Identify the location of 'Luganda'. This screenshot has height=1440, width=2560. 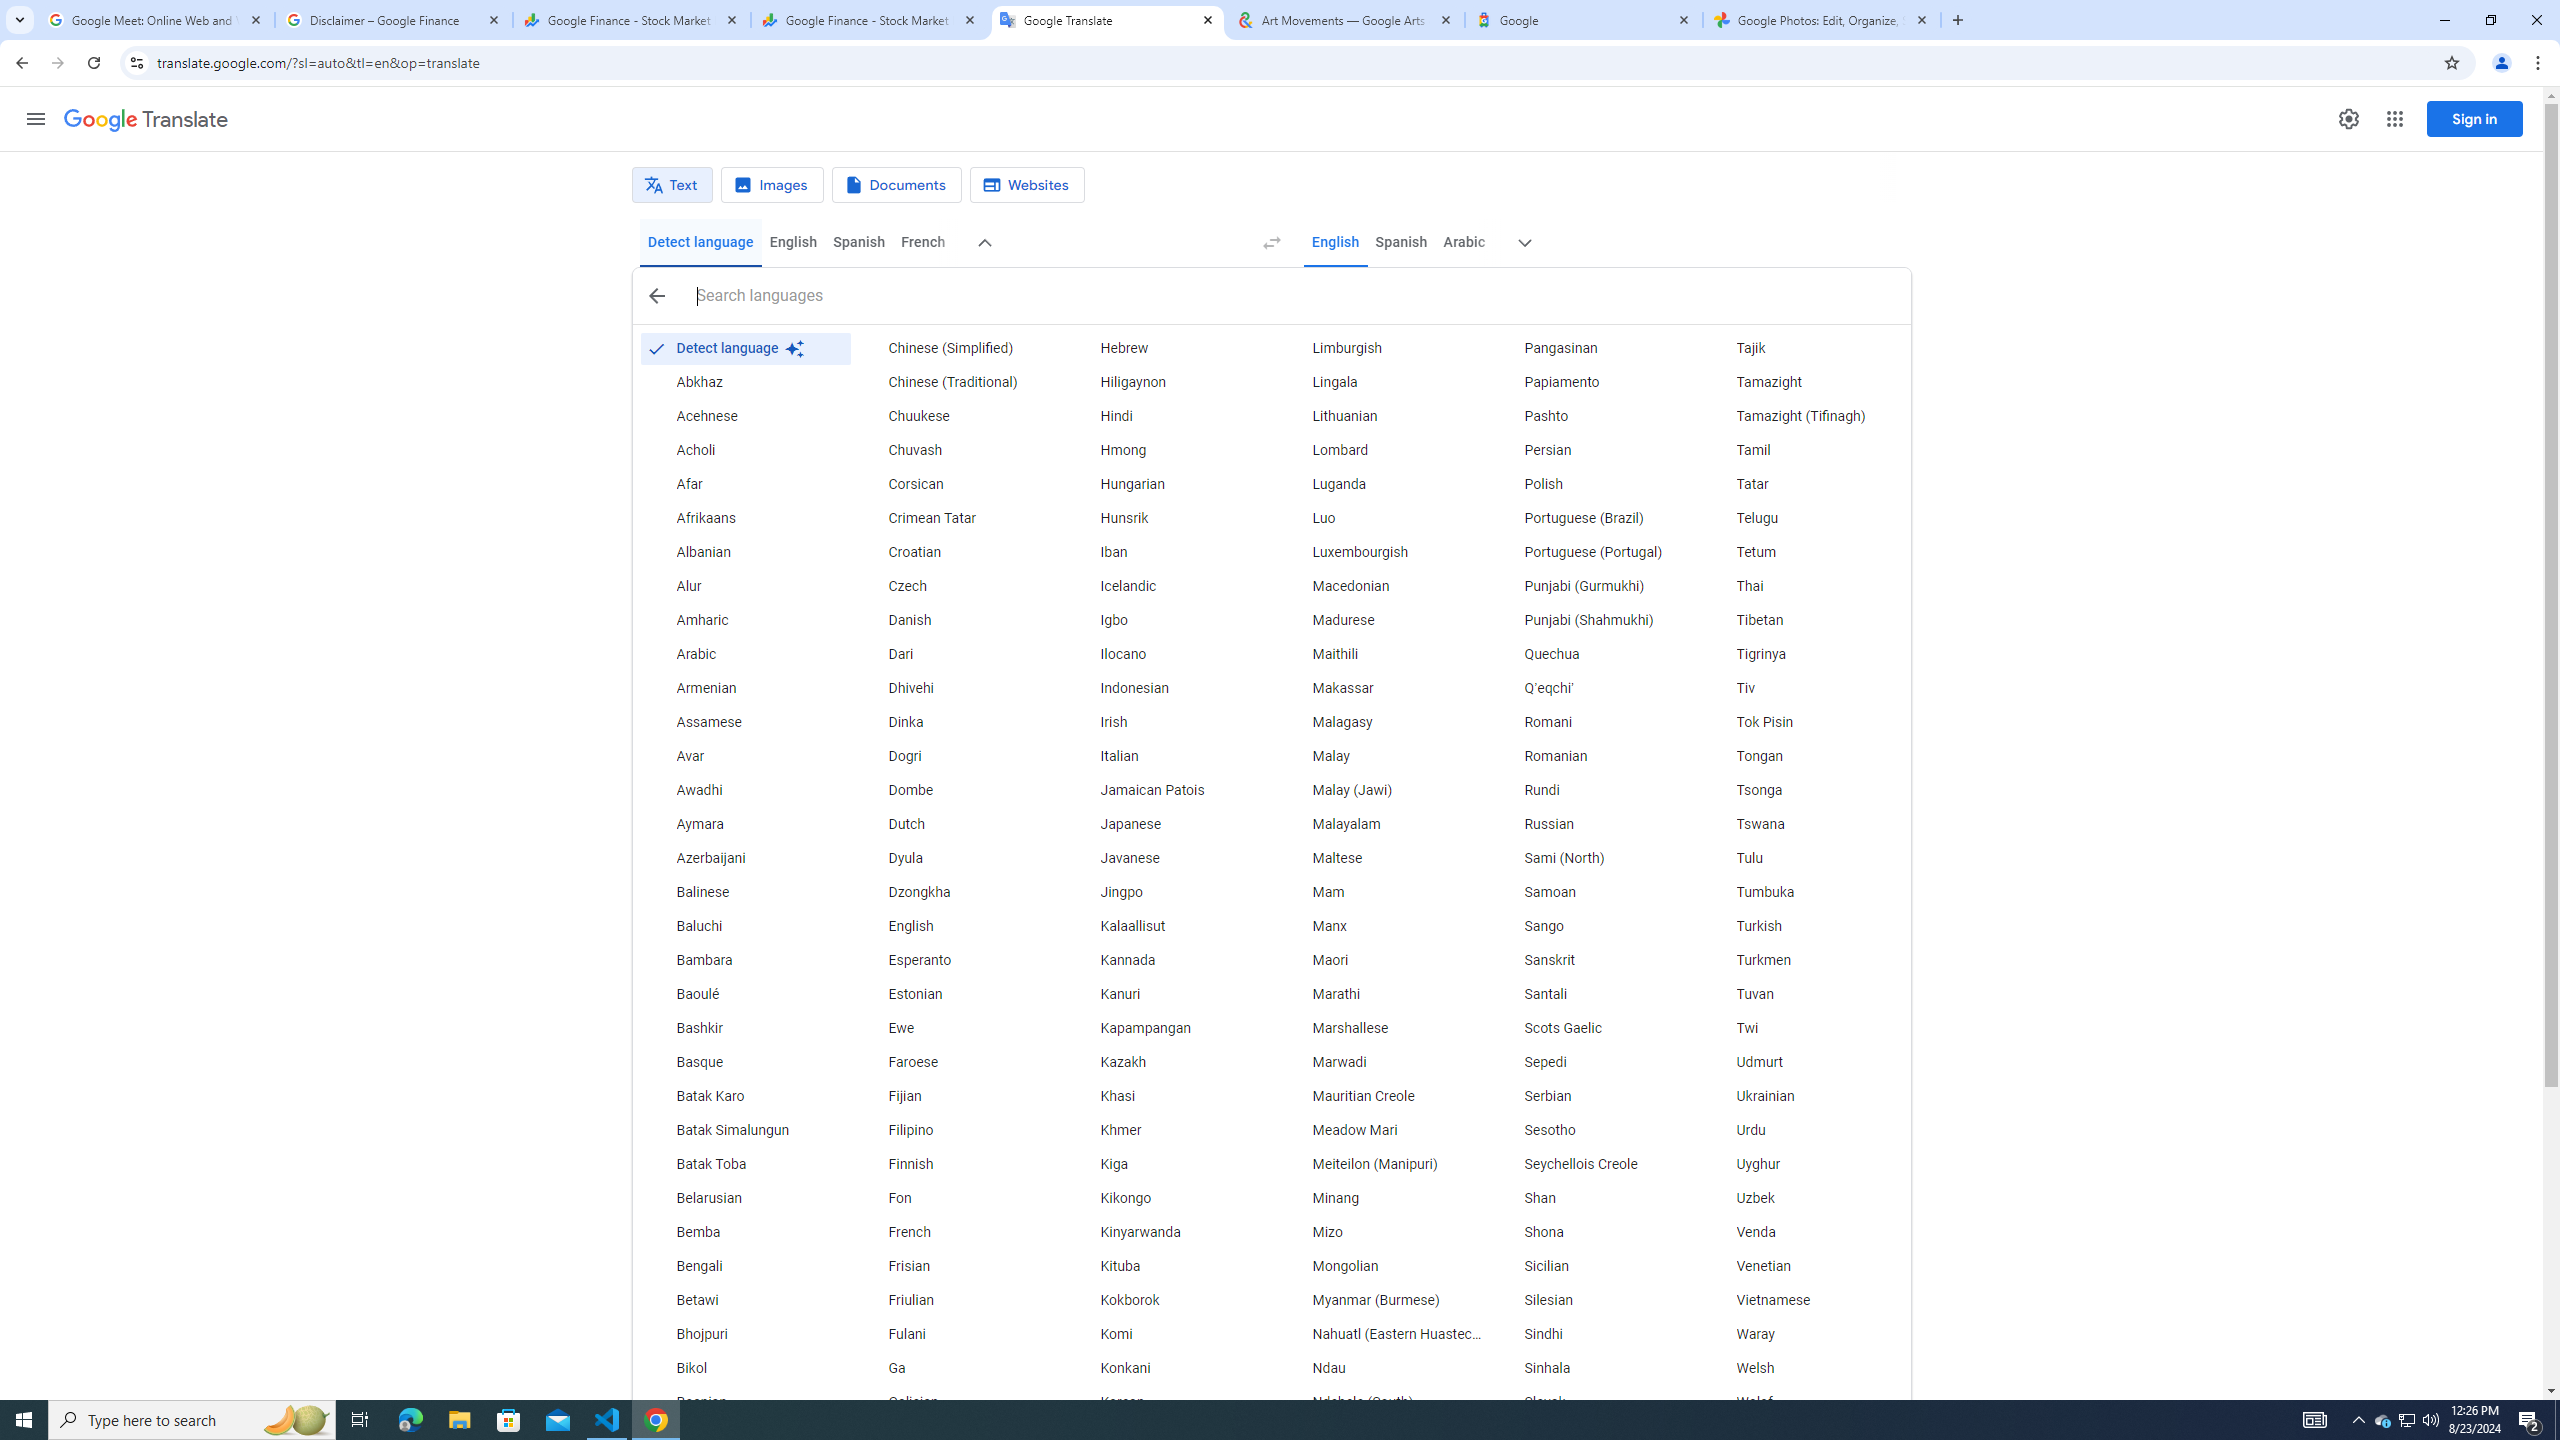
(1381, 485).